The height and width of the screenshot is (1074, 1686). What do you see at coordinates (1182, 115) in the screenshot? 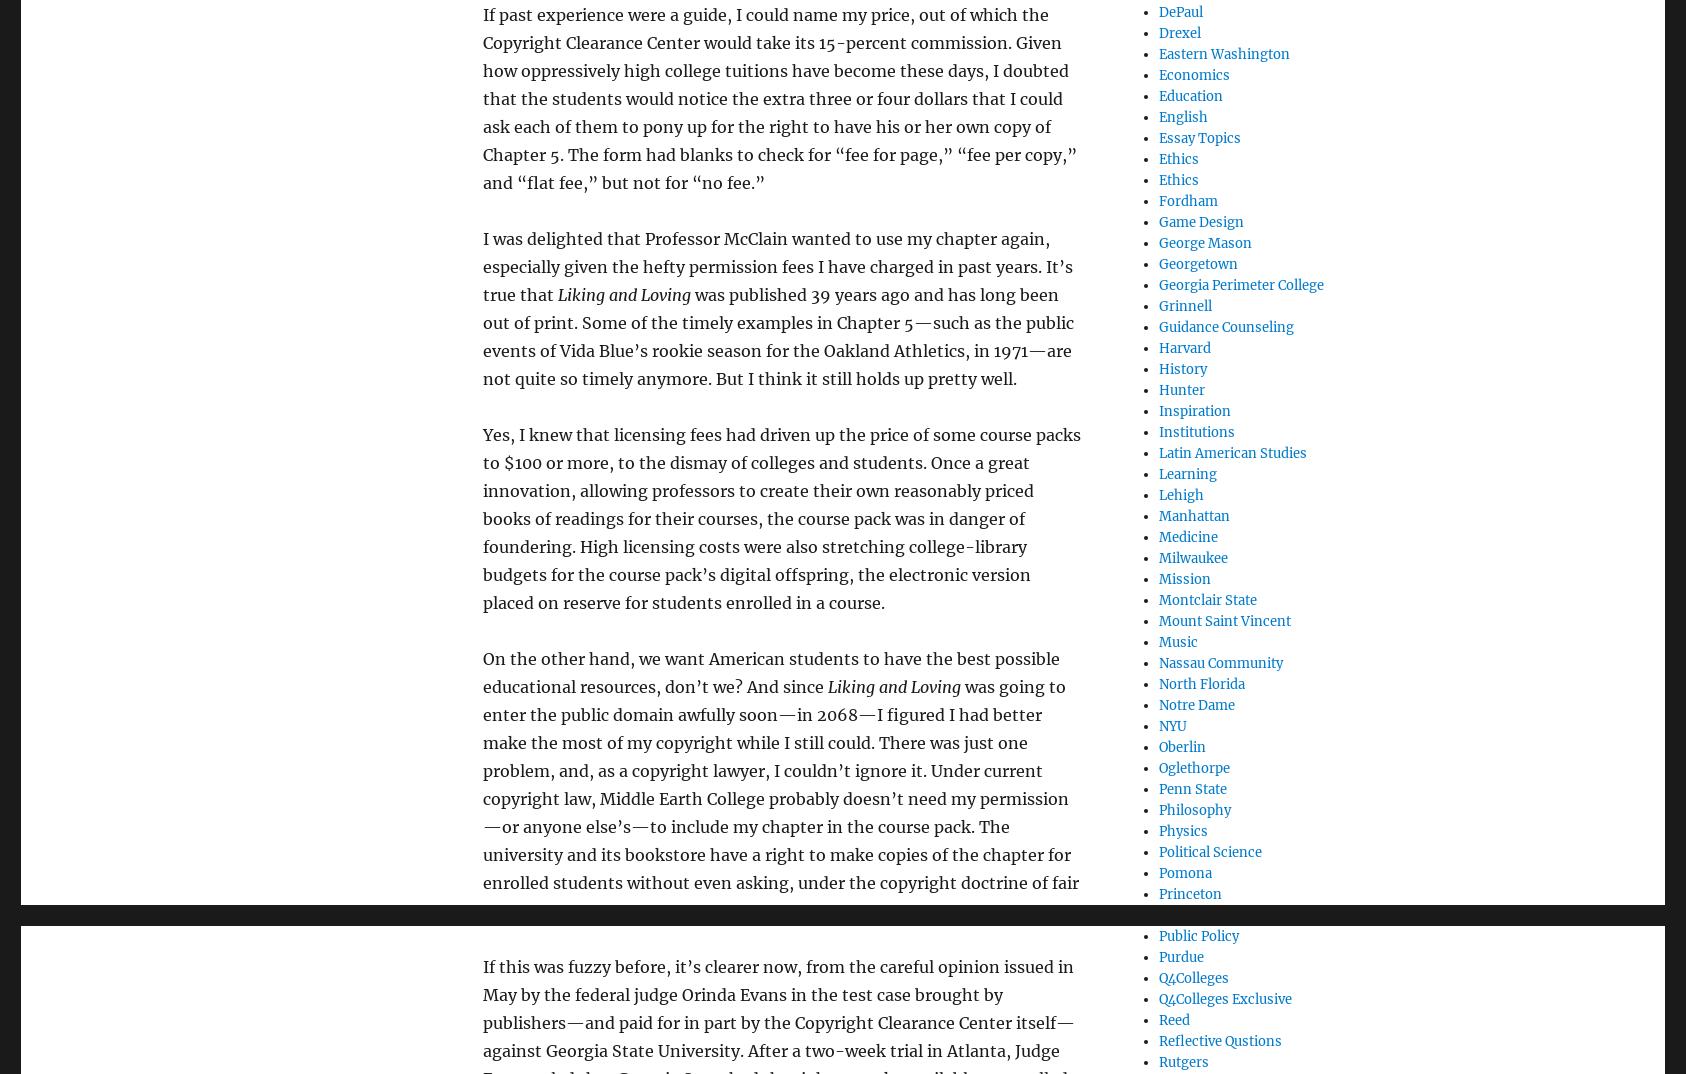
I see `'English'` at bounding box center [1182, 115].